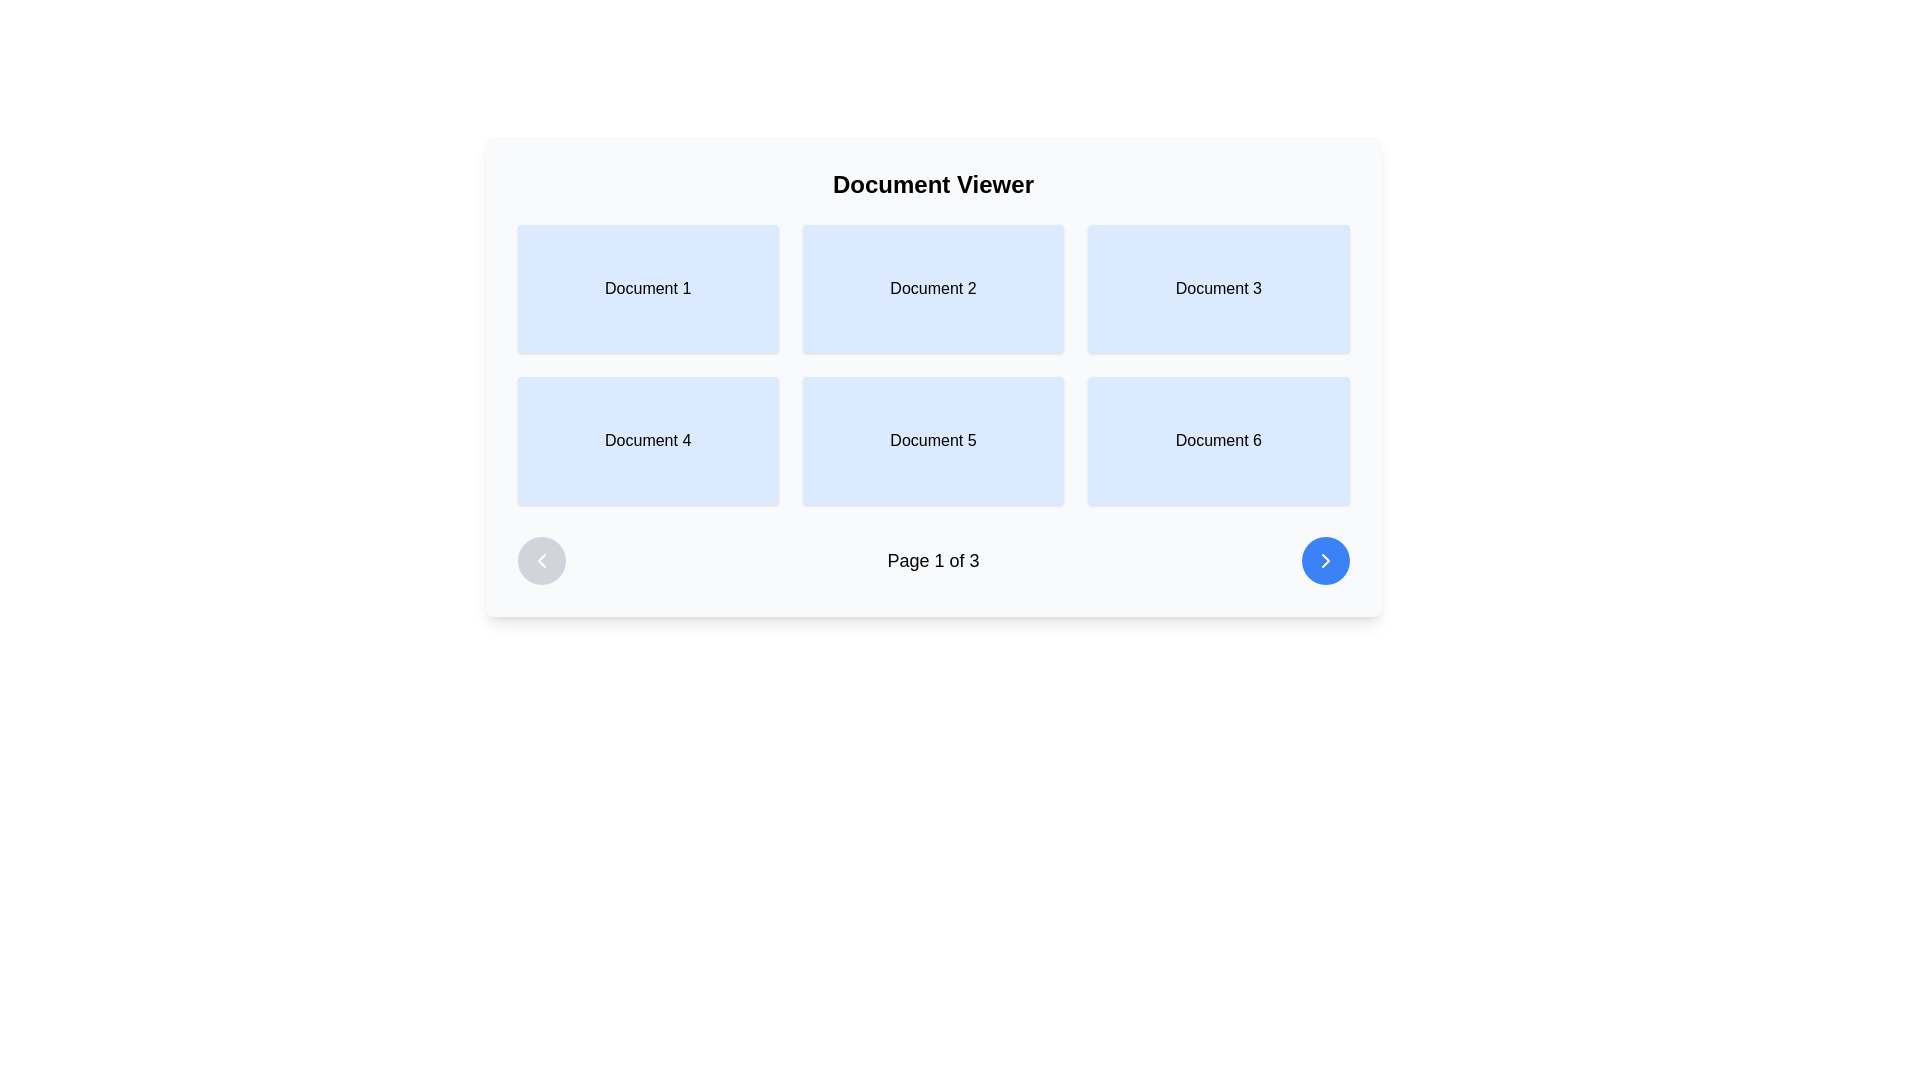 This screenshot has width=1920, height=1080. Describe the element at coordinates (648, 439) in the screenshot. I see `the button-like component labeled 'Document 4' with a pale blue background, located in the second row, first column of the grid layout` at that location.